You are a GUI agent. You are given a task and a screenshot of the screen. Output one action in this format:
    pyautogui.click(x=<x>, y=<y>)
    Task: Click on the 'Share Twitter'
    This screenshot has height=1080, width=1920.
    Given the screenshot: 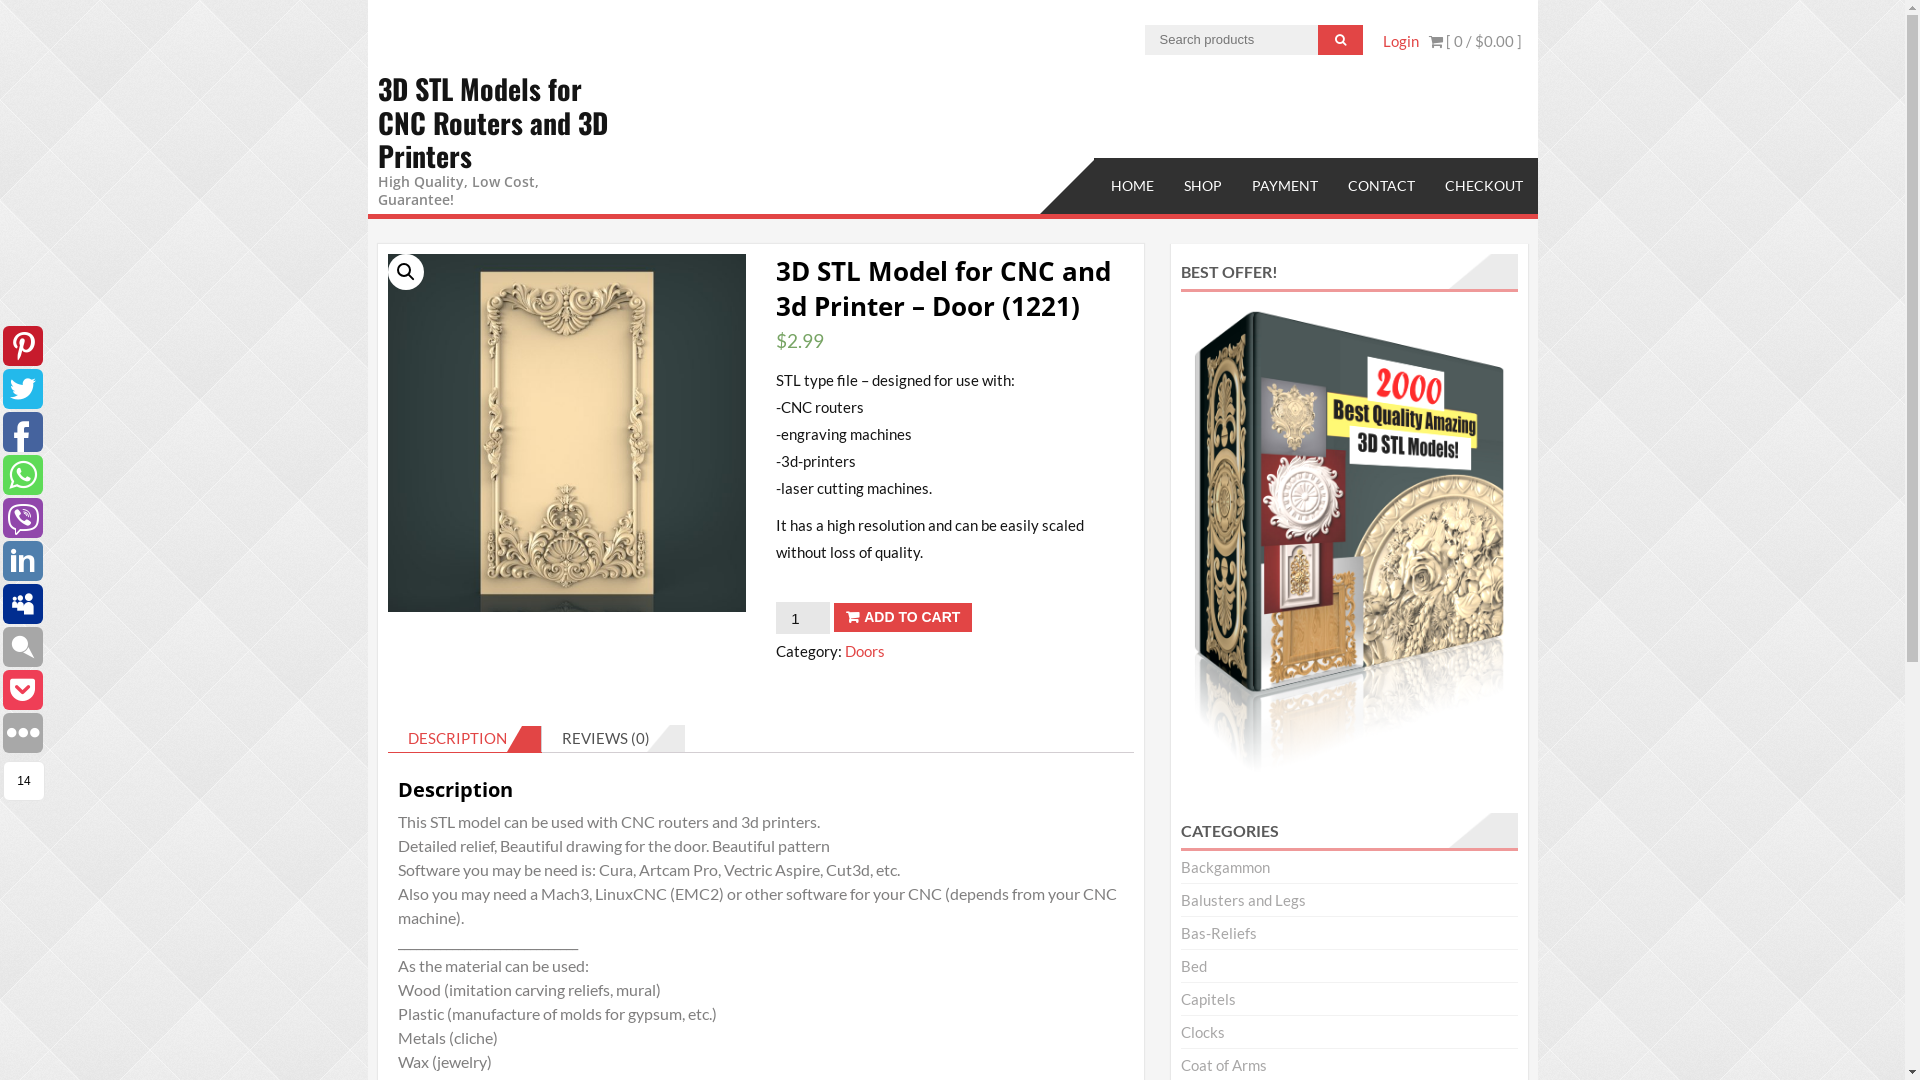 What is the action you would take?
    pyautogui.click(x=23, y=389)
    